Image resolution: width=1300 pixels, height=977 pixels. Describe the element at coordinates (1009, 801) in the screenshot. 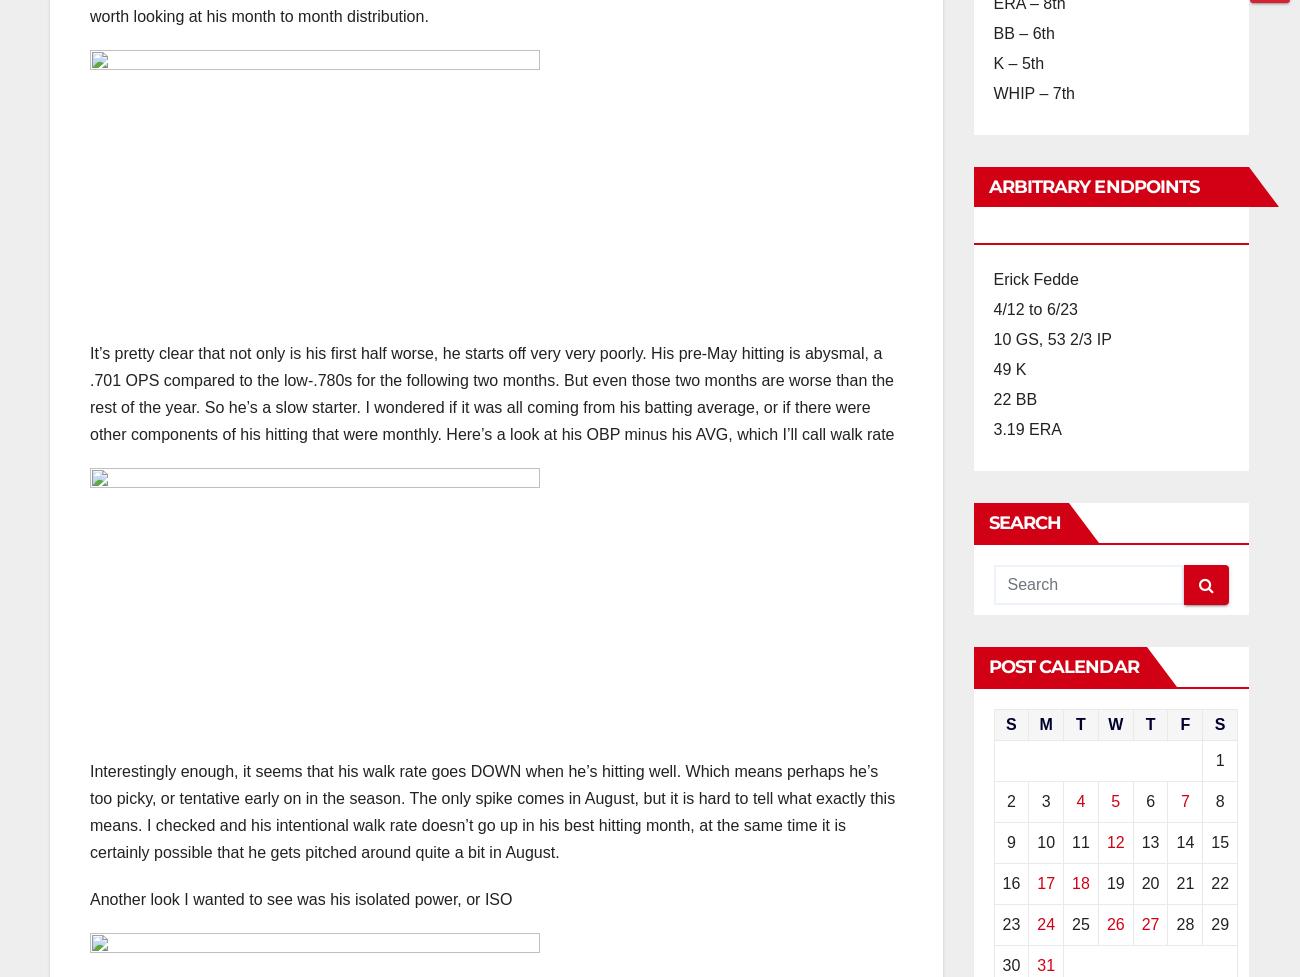

I see `'2'` at that location.